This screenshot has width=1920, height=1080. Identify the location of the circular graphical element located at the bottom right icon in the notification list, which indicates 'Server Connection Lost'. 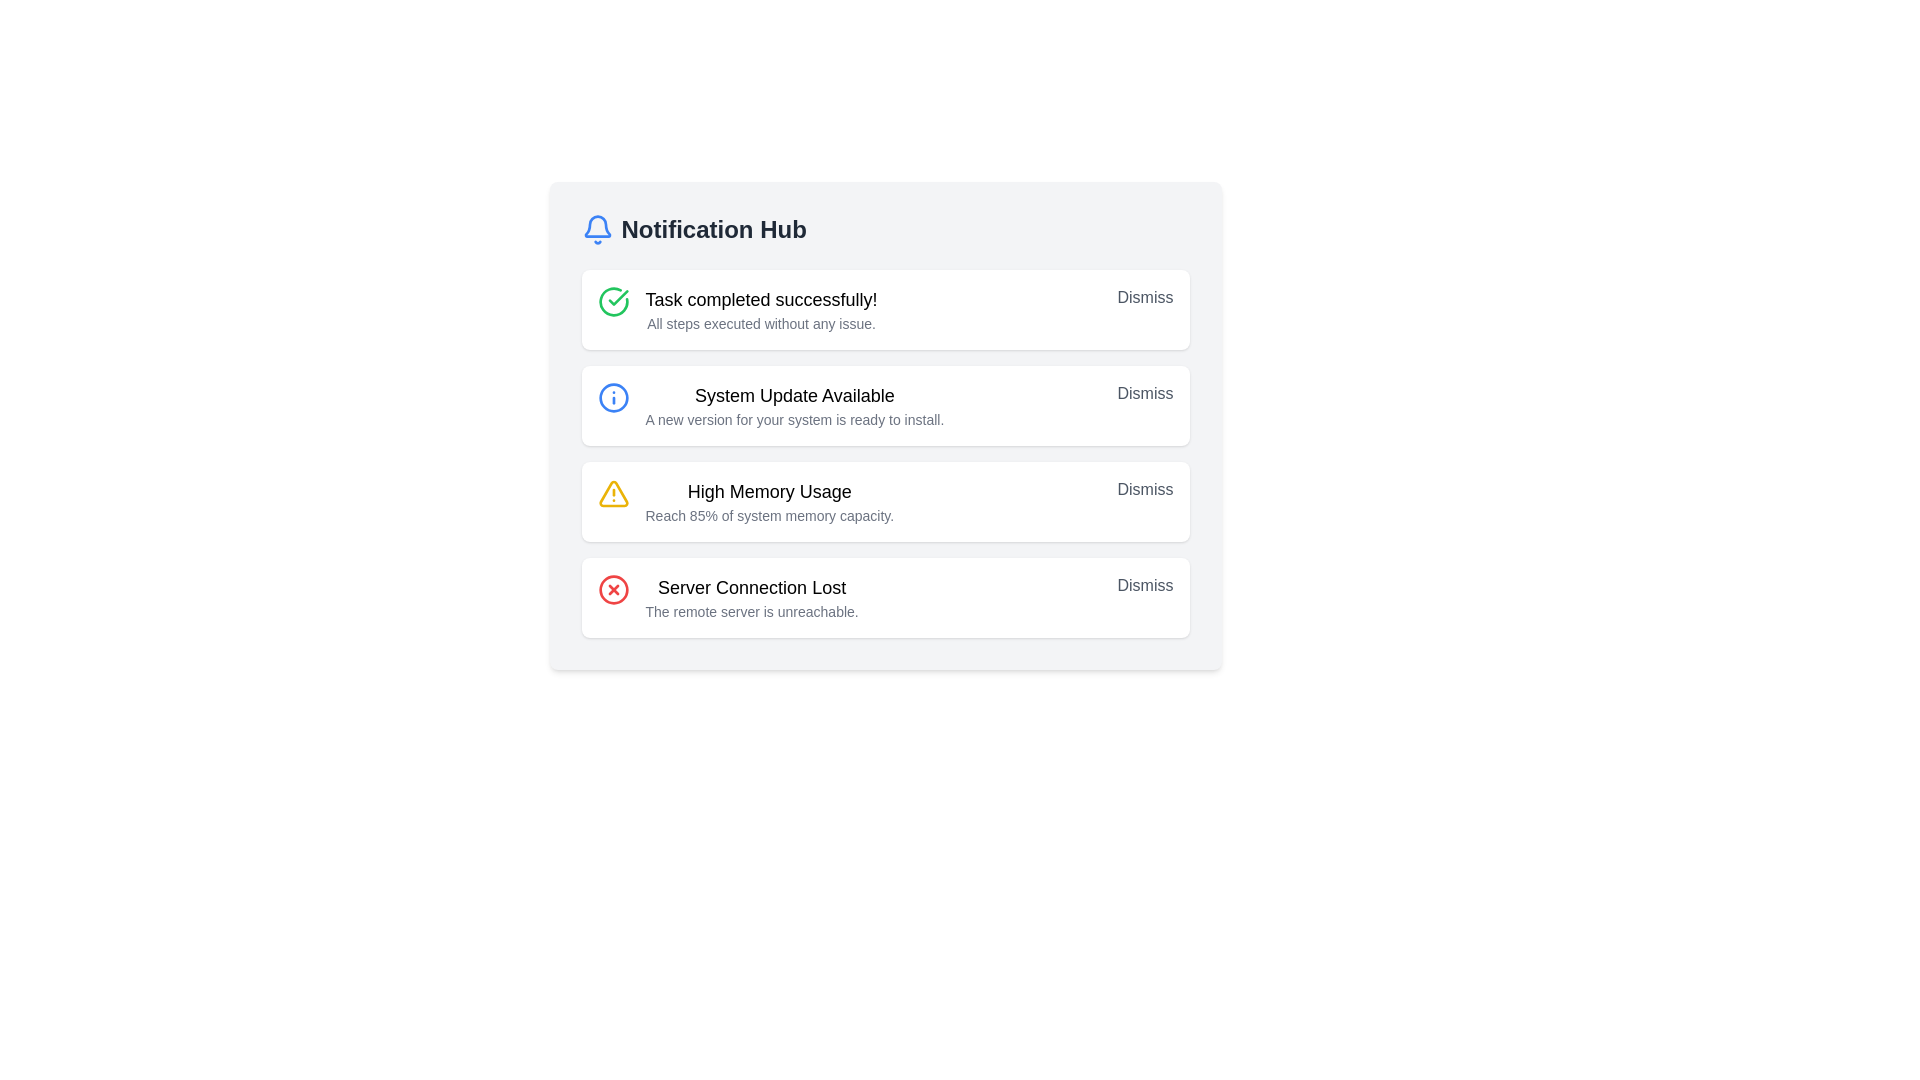
(612, 589).